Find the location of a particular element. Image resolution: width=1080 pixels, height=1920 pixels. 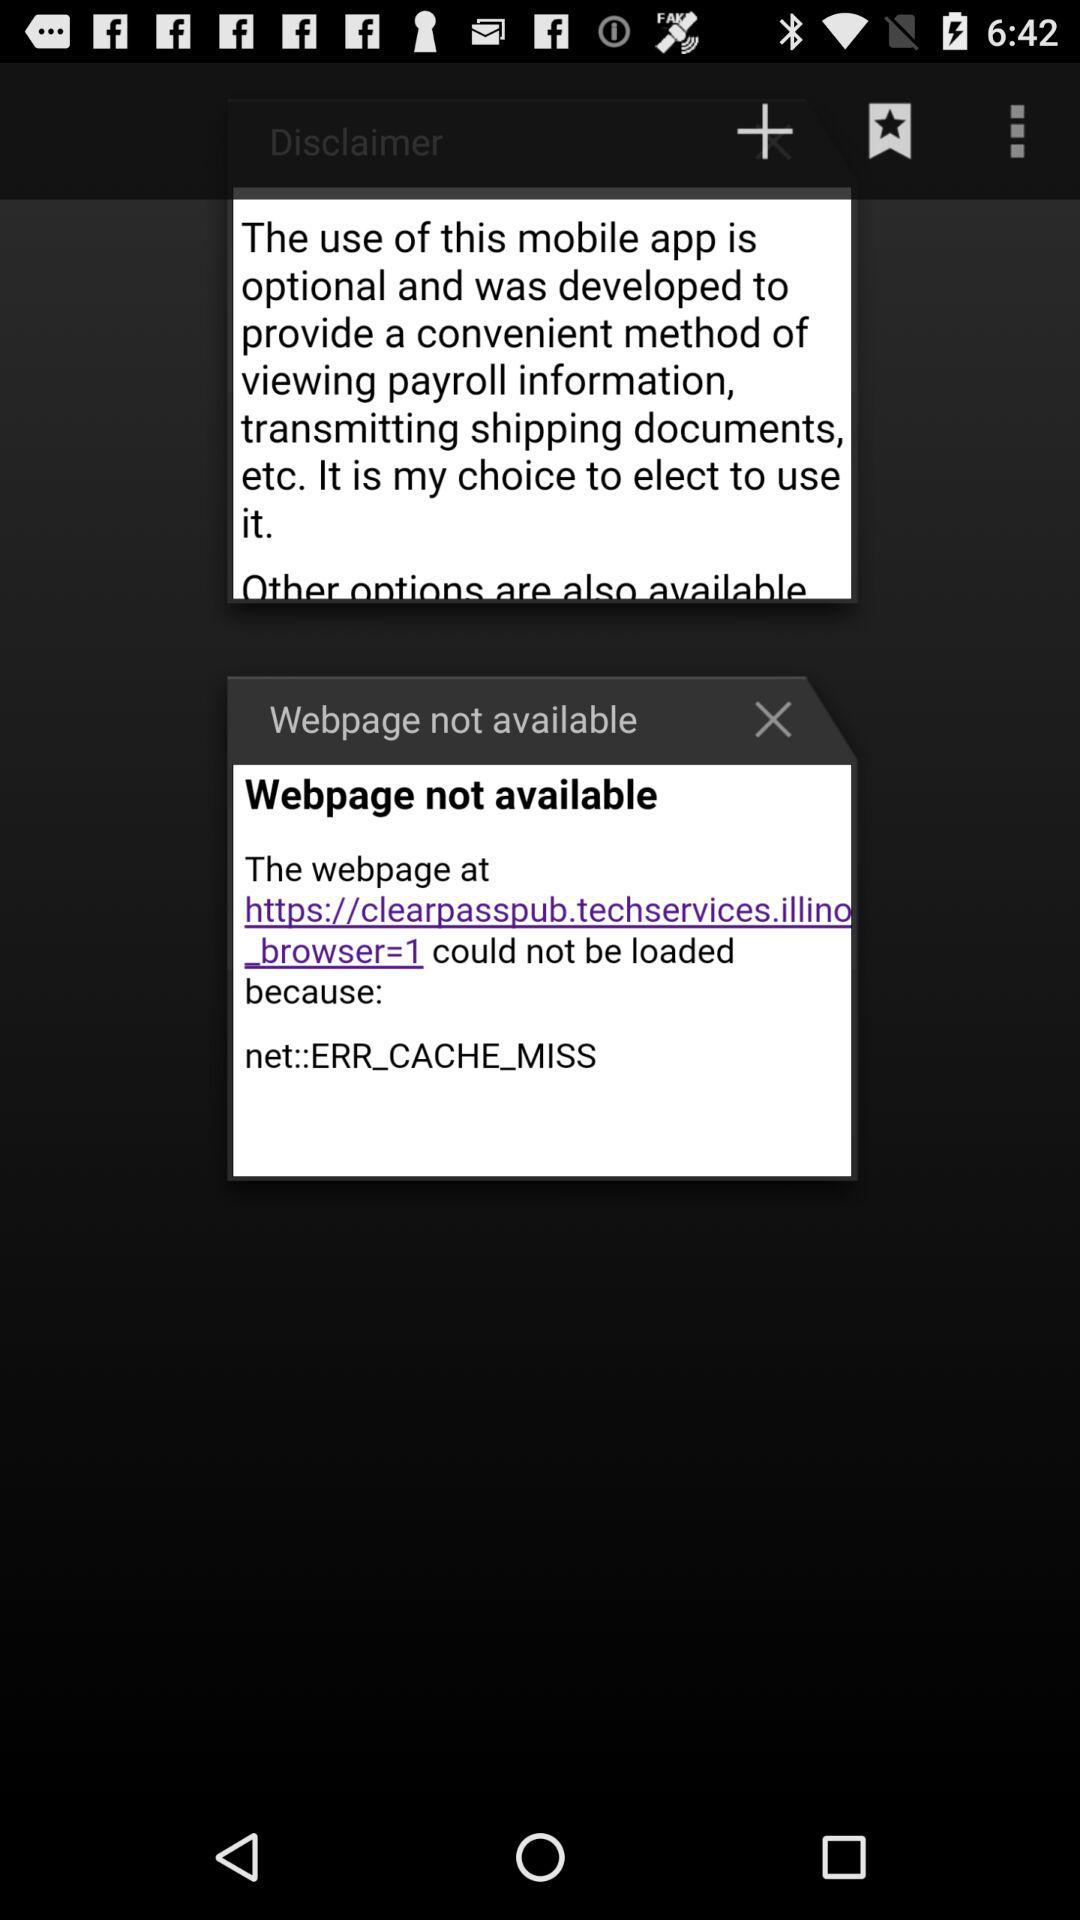

the add icon is located at coordinates (764, 139).